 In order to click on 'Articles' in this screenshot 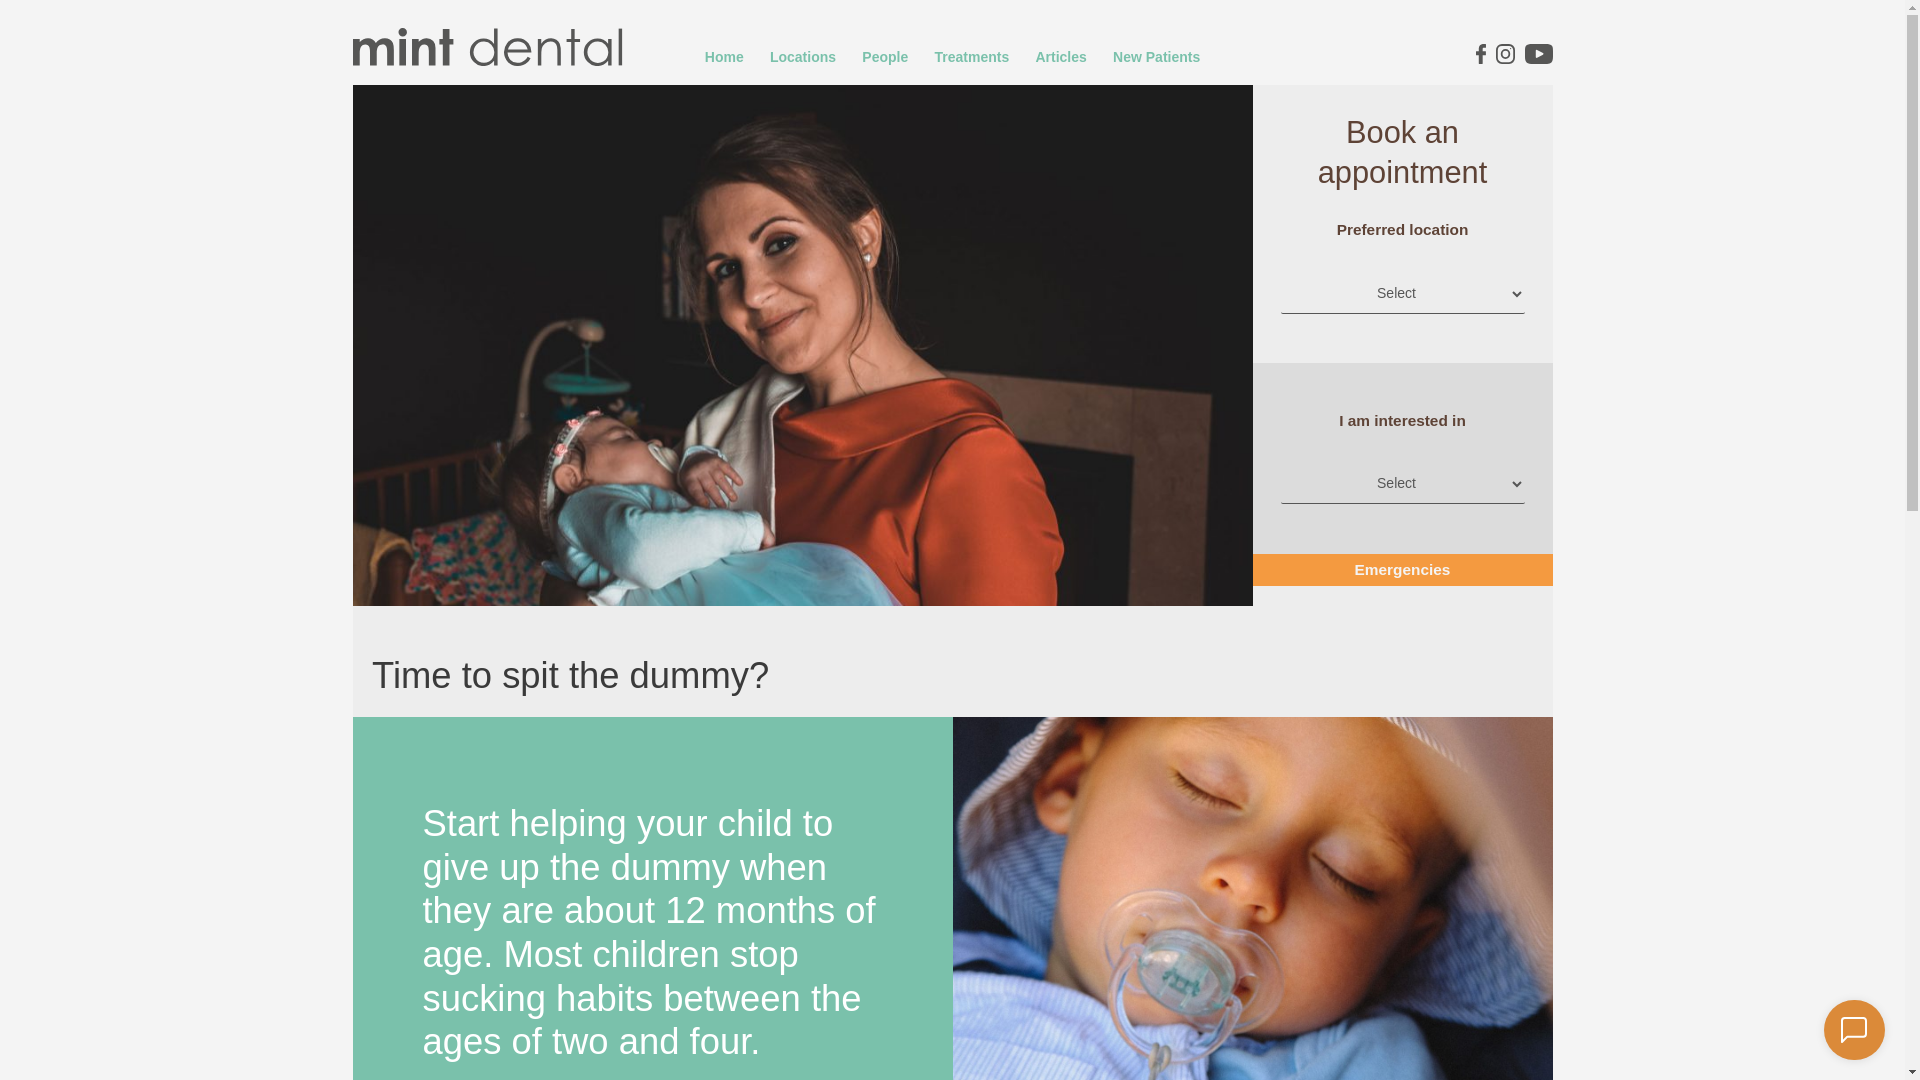, I will do `click(1059, 56)`.